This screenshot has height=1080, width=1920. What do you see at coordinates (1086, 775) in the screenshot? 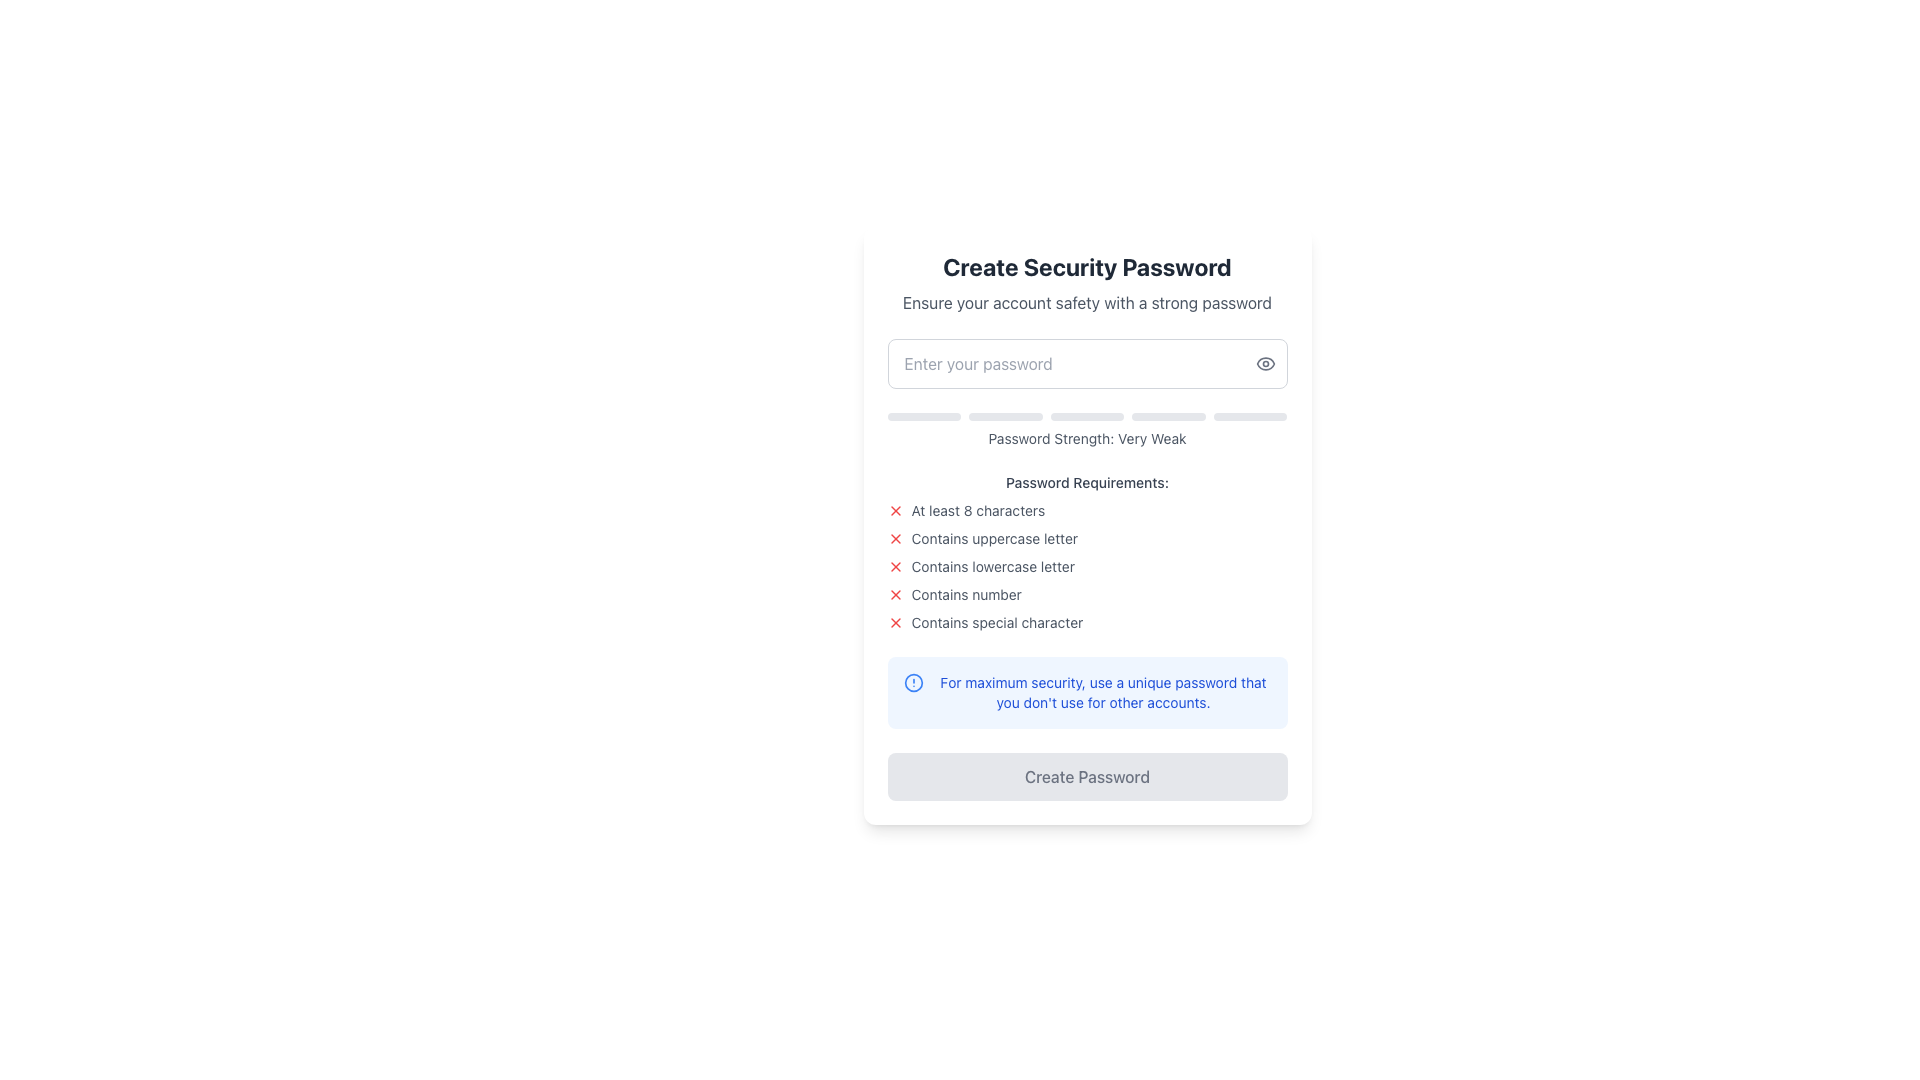
I see `label of the button intended to proceed with creating a password, located at the bottom of the 'Create Security Password' layout beneath a blue informational box` at bounding box center [1086, 775].